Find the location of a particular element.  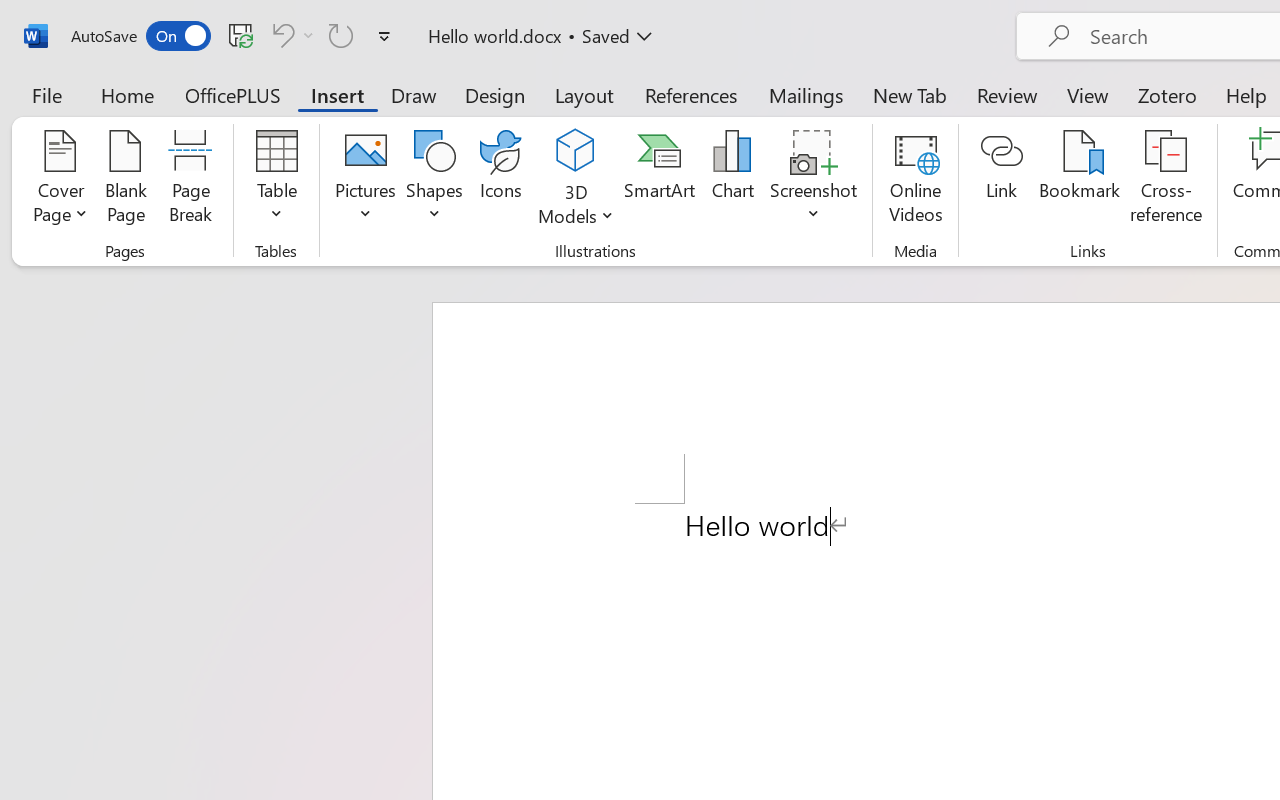

'Cover Page' is located at coordinates (60, 179).